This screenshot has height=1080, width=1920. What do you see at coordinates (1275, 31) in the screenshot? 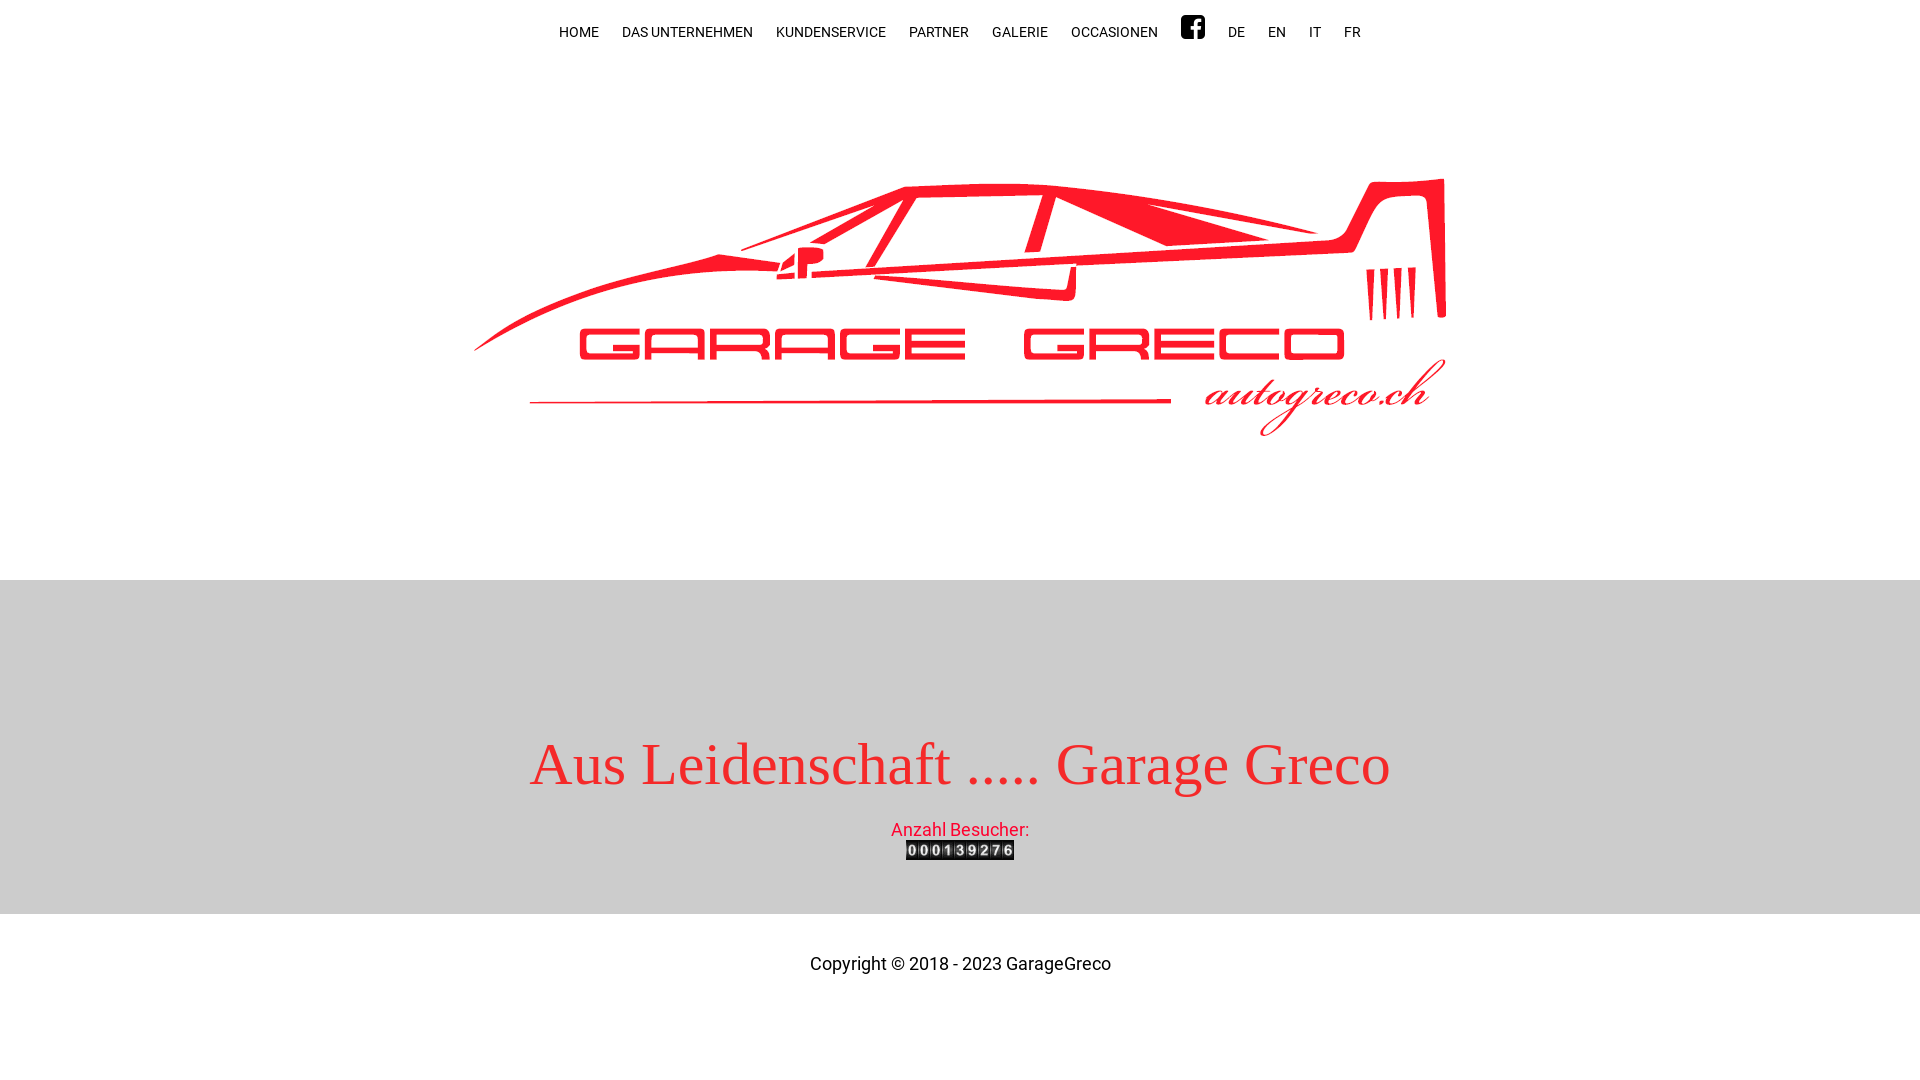
I see `'EN'` at bounding box center [1275, 31].